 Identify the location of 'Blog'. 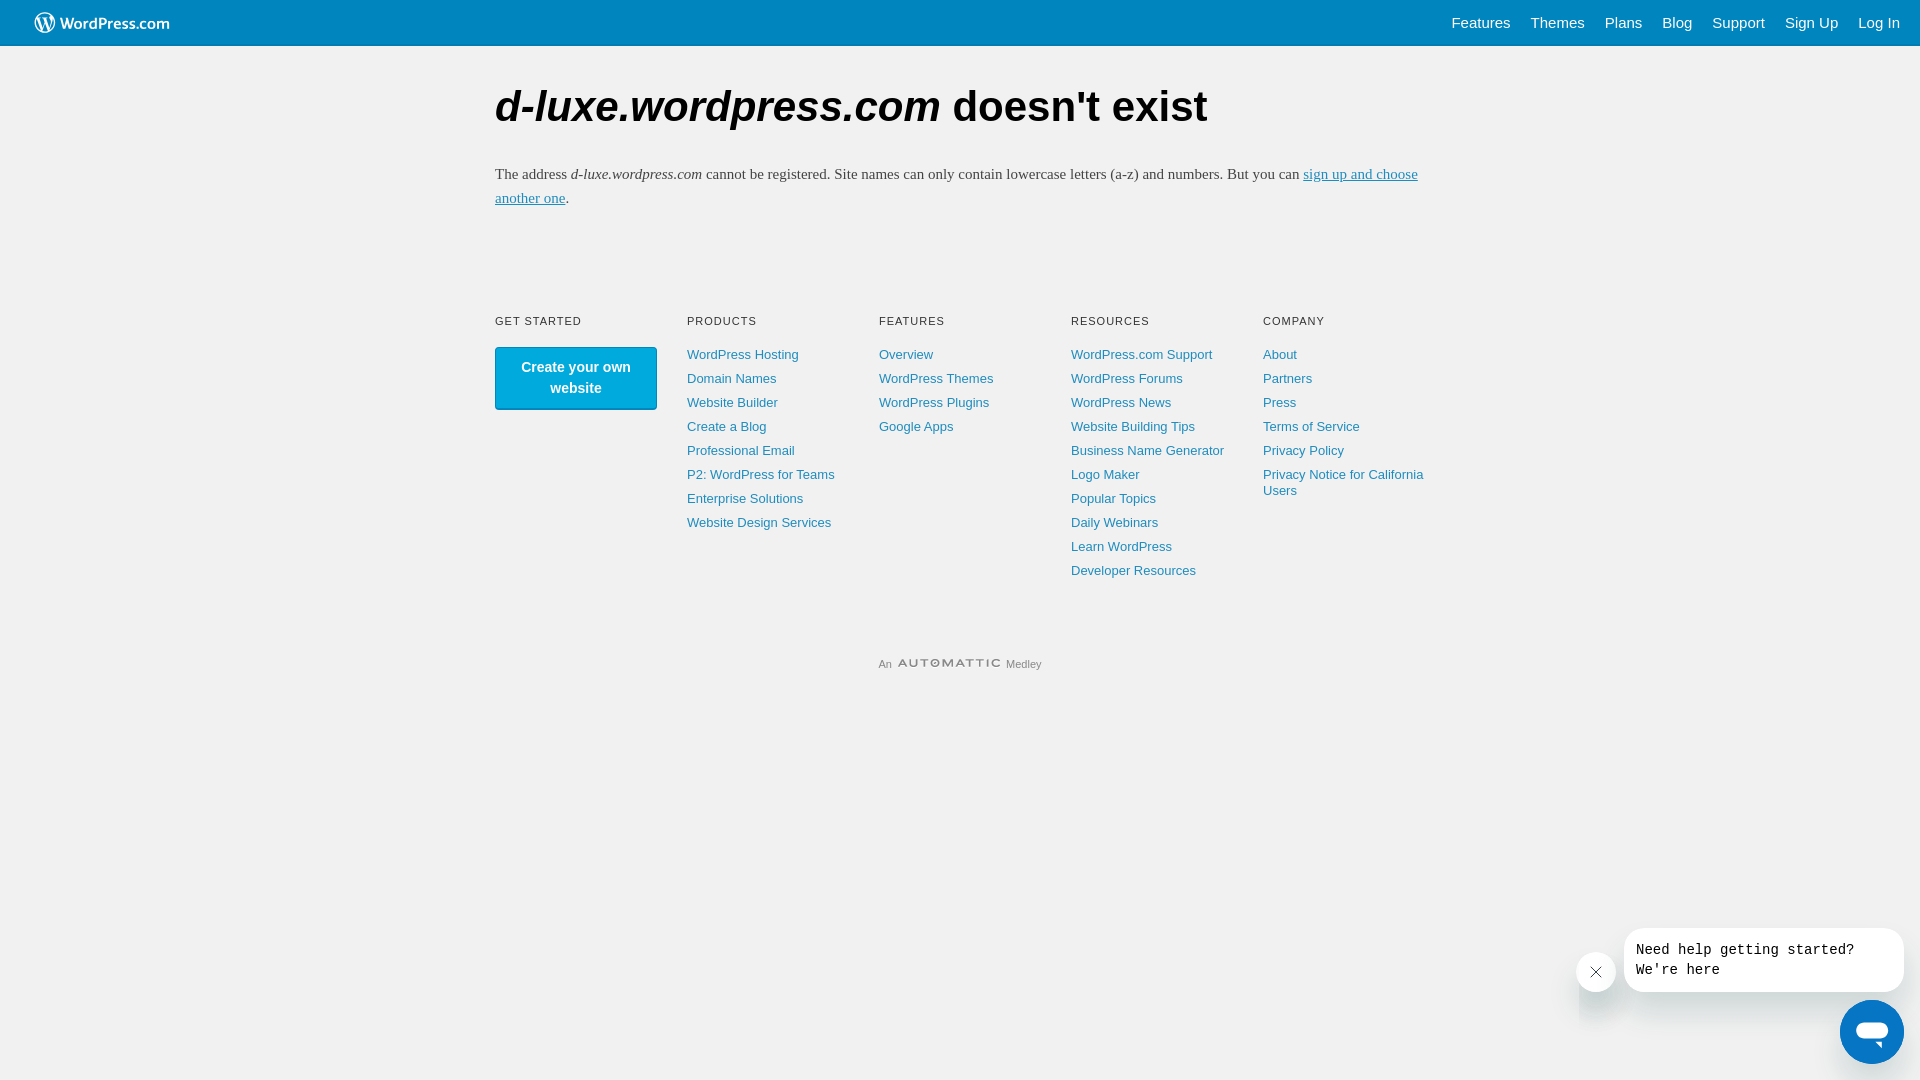
(1651, 23).